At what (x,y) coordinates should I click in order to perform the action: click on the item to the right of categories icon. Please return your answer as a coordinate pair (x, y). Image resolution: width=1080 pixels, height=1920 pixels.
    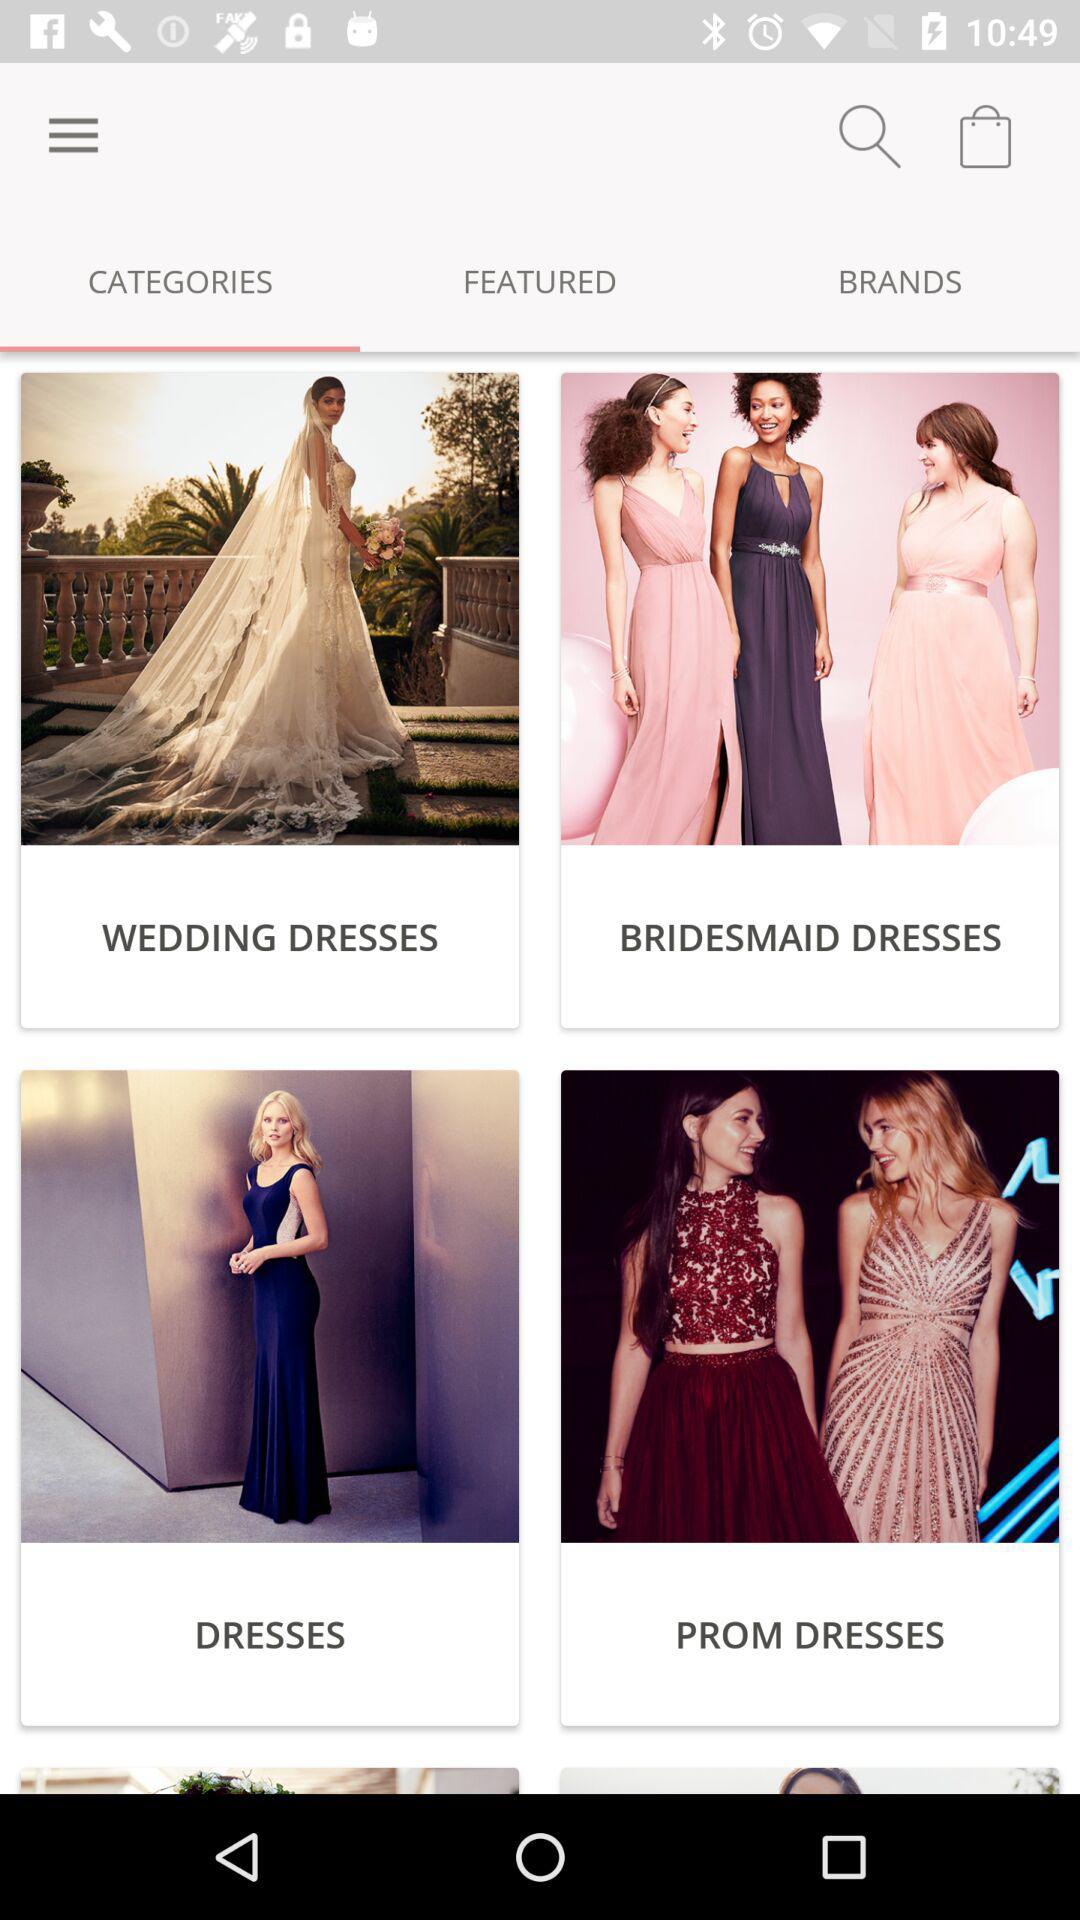
    Looking at the image, I should click on (540, 279).